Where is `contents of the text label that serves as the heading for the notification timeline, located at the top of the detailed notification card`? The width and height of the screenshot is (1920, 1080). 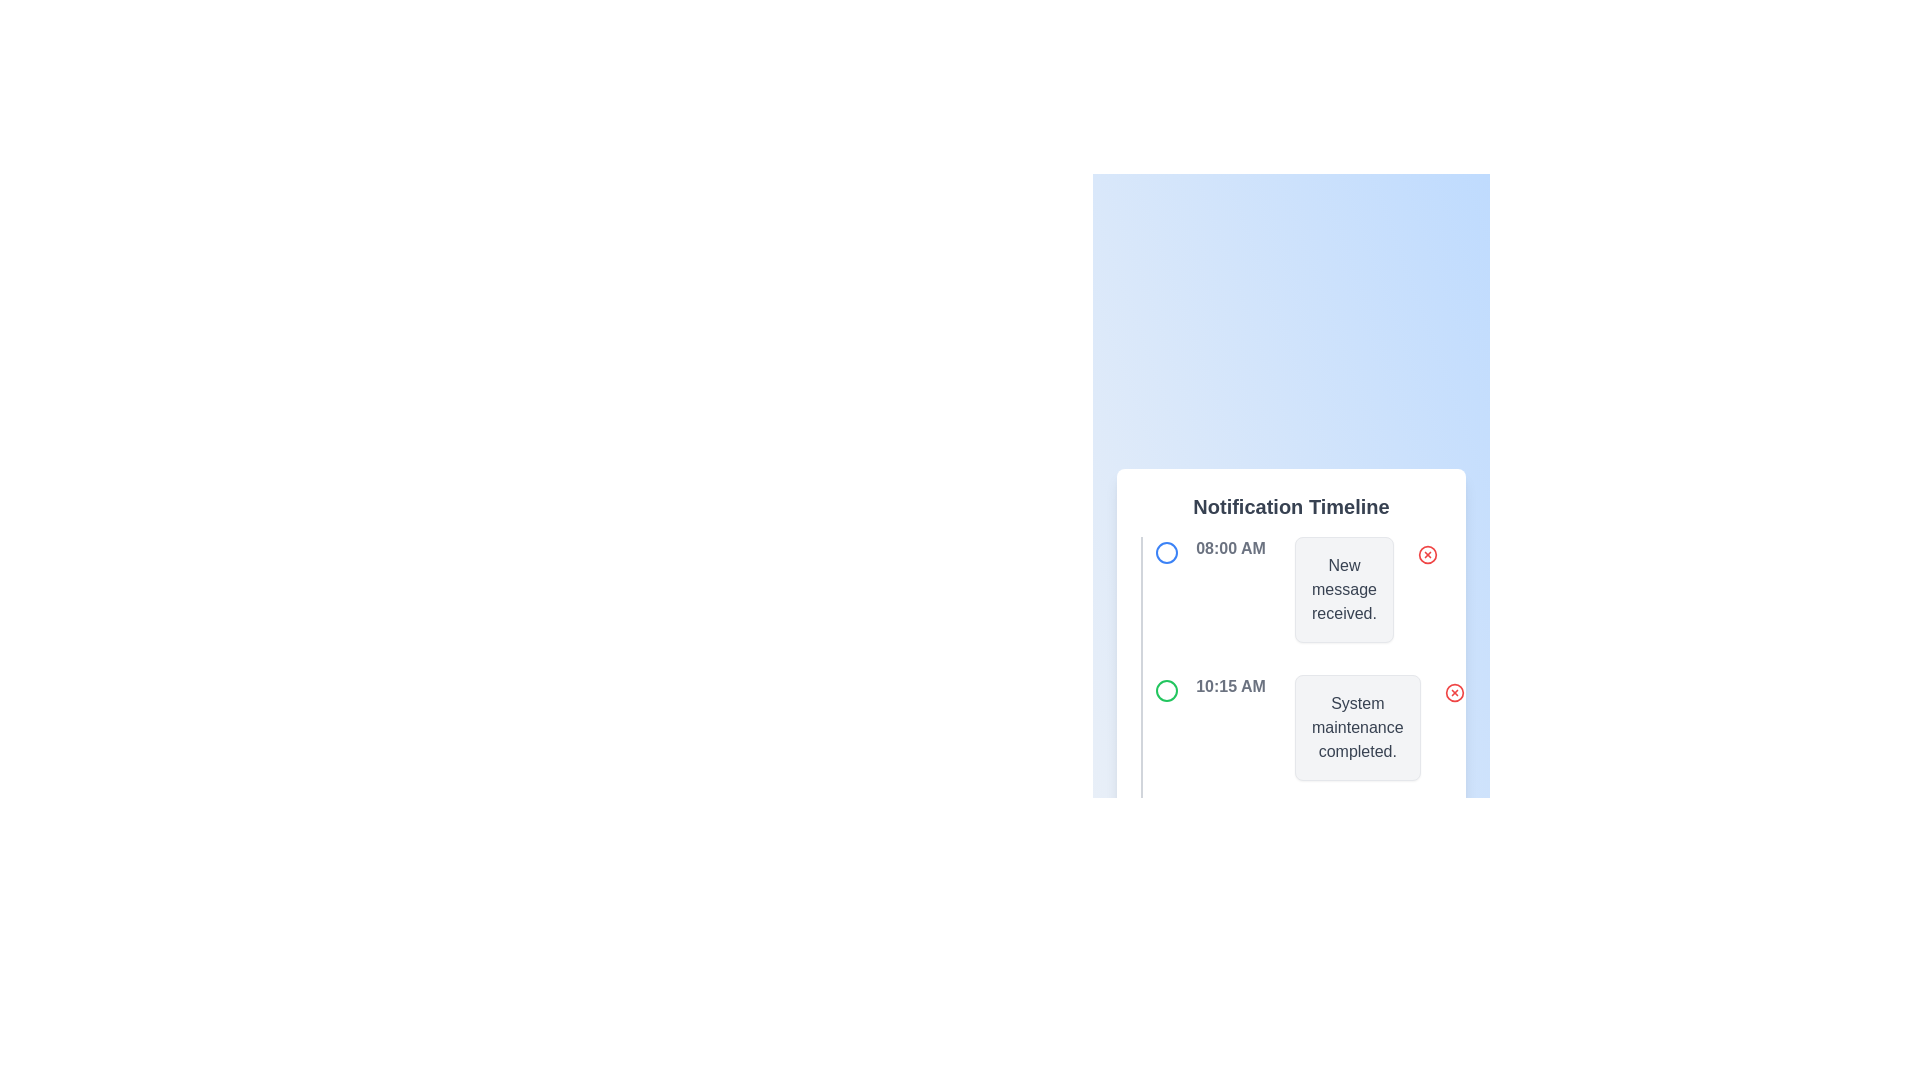 contents of the text label that serves as the heading for the notification timeline, located at the top of the detailed notification card is located at coordinates (1291, 505).